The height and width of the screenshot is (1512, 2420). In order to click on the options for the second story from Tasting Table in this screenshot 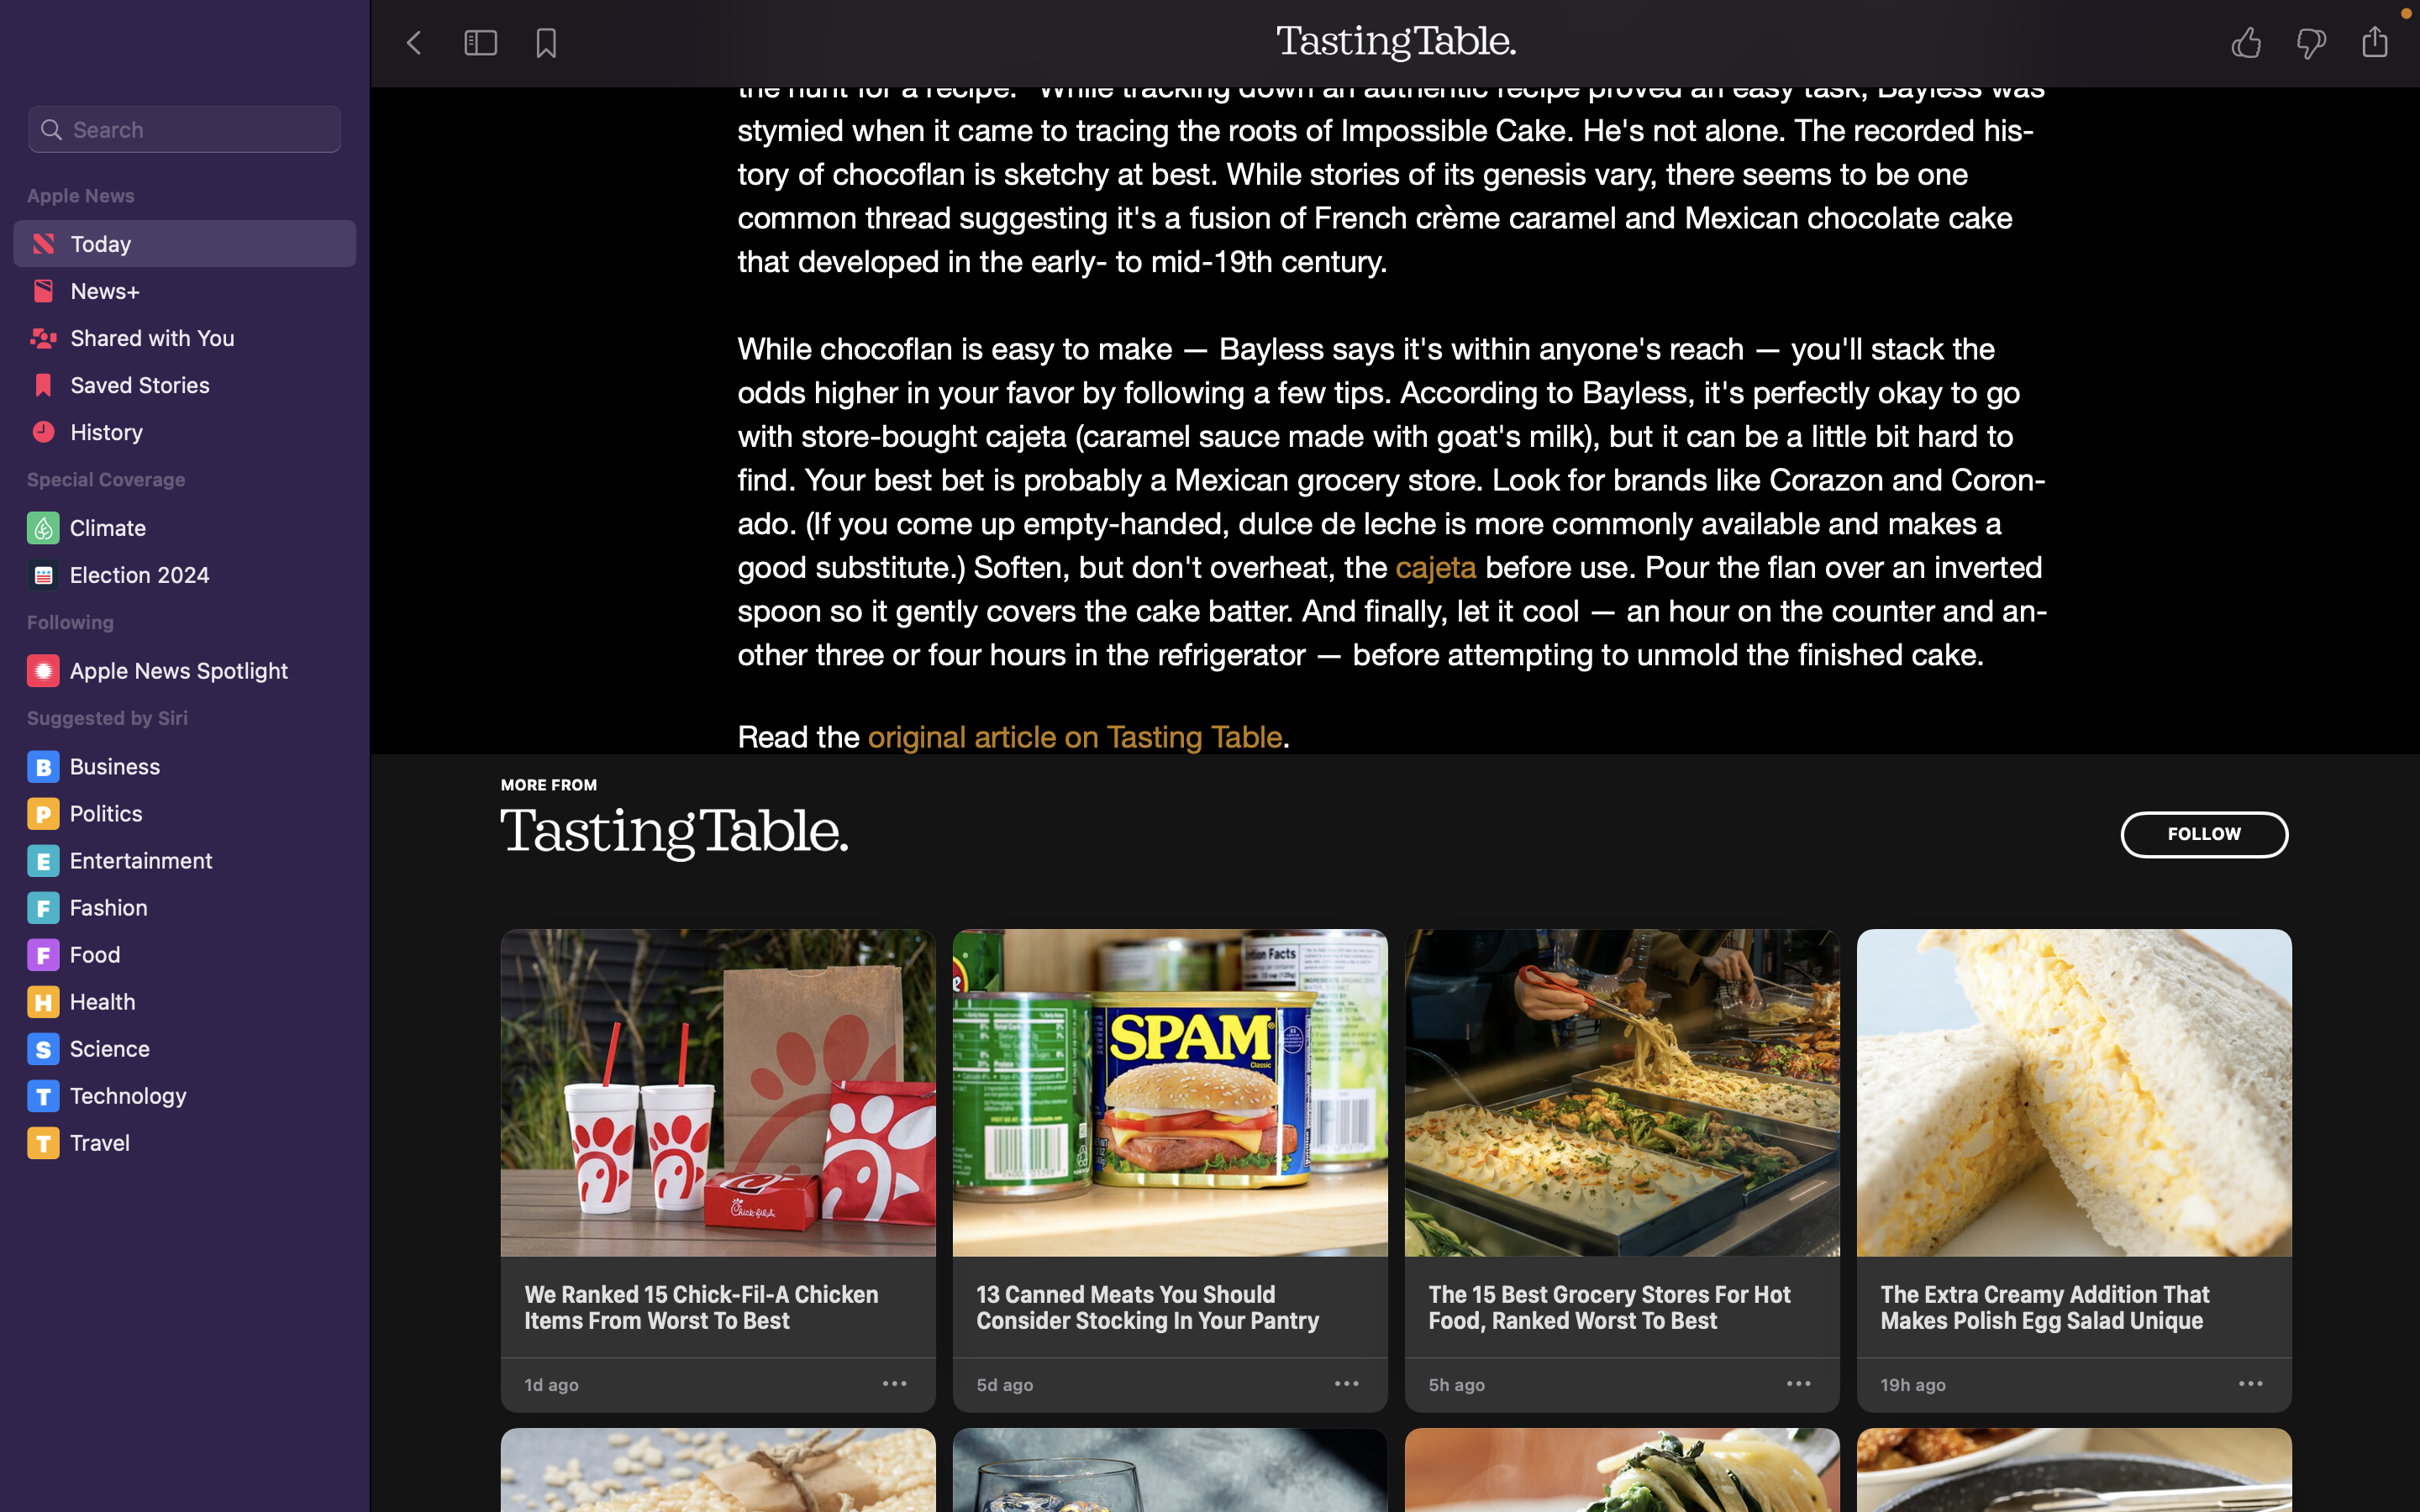, I will do `click(1347, 1384)`.